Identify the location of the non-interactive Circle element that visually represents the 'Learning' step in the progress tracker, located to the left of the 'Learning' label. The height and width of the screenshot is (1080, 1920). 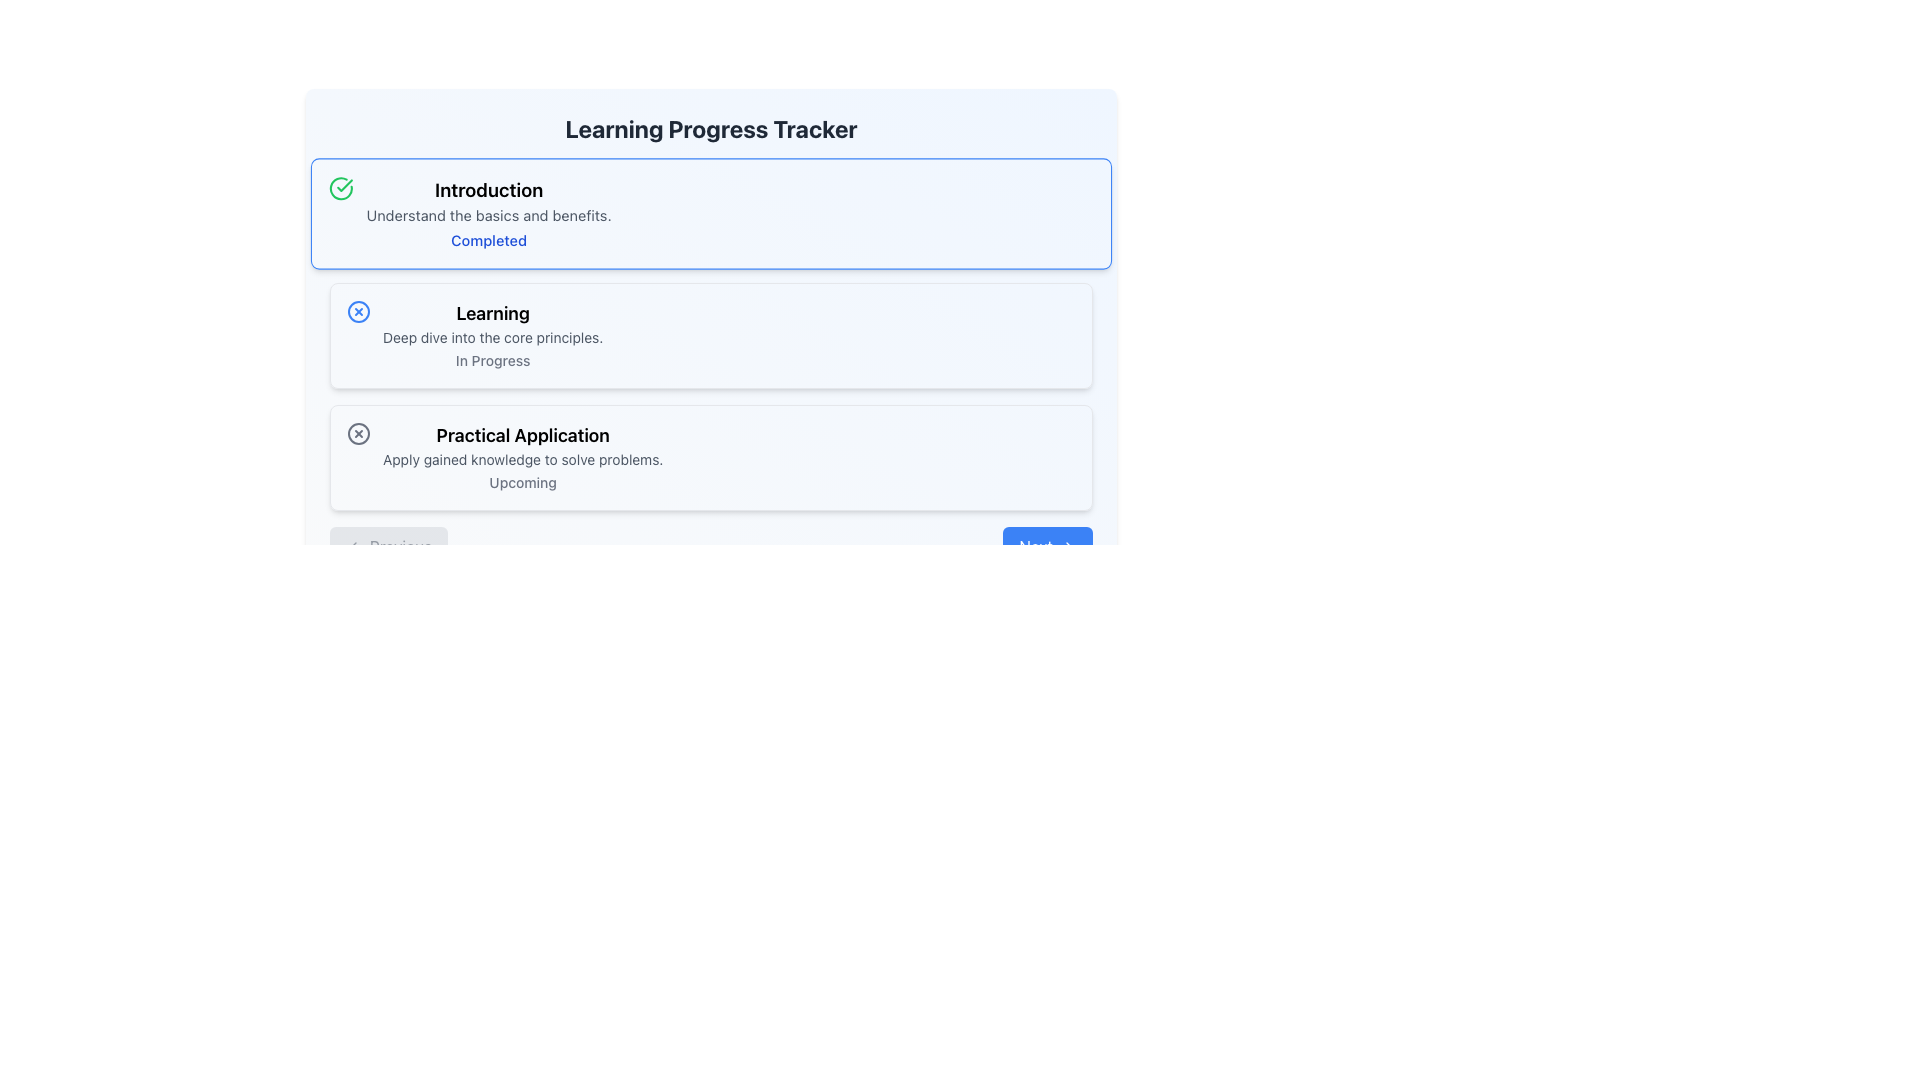
(359, 312).